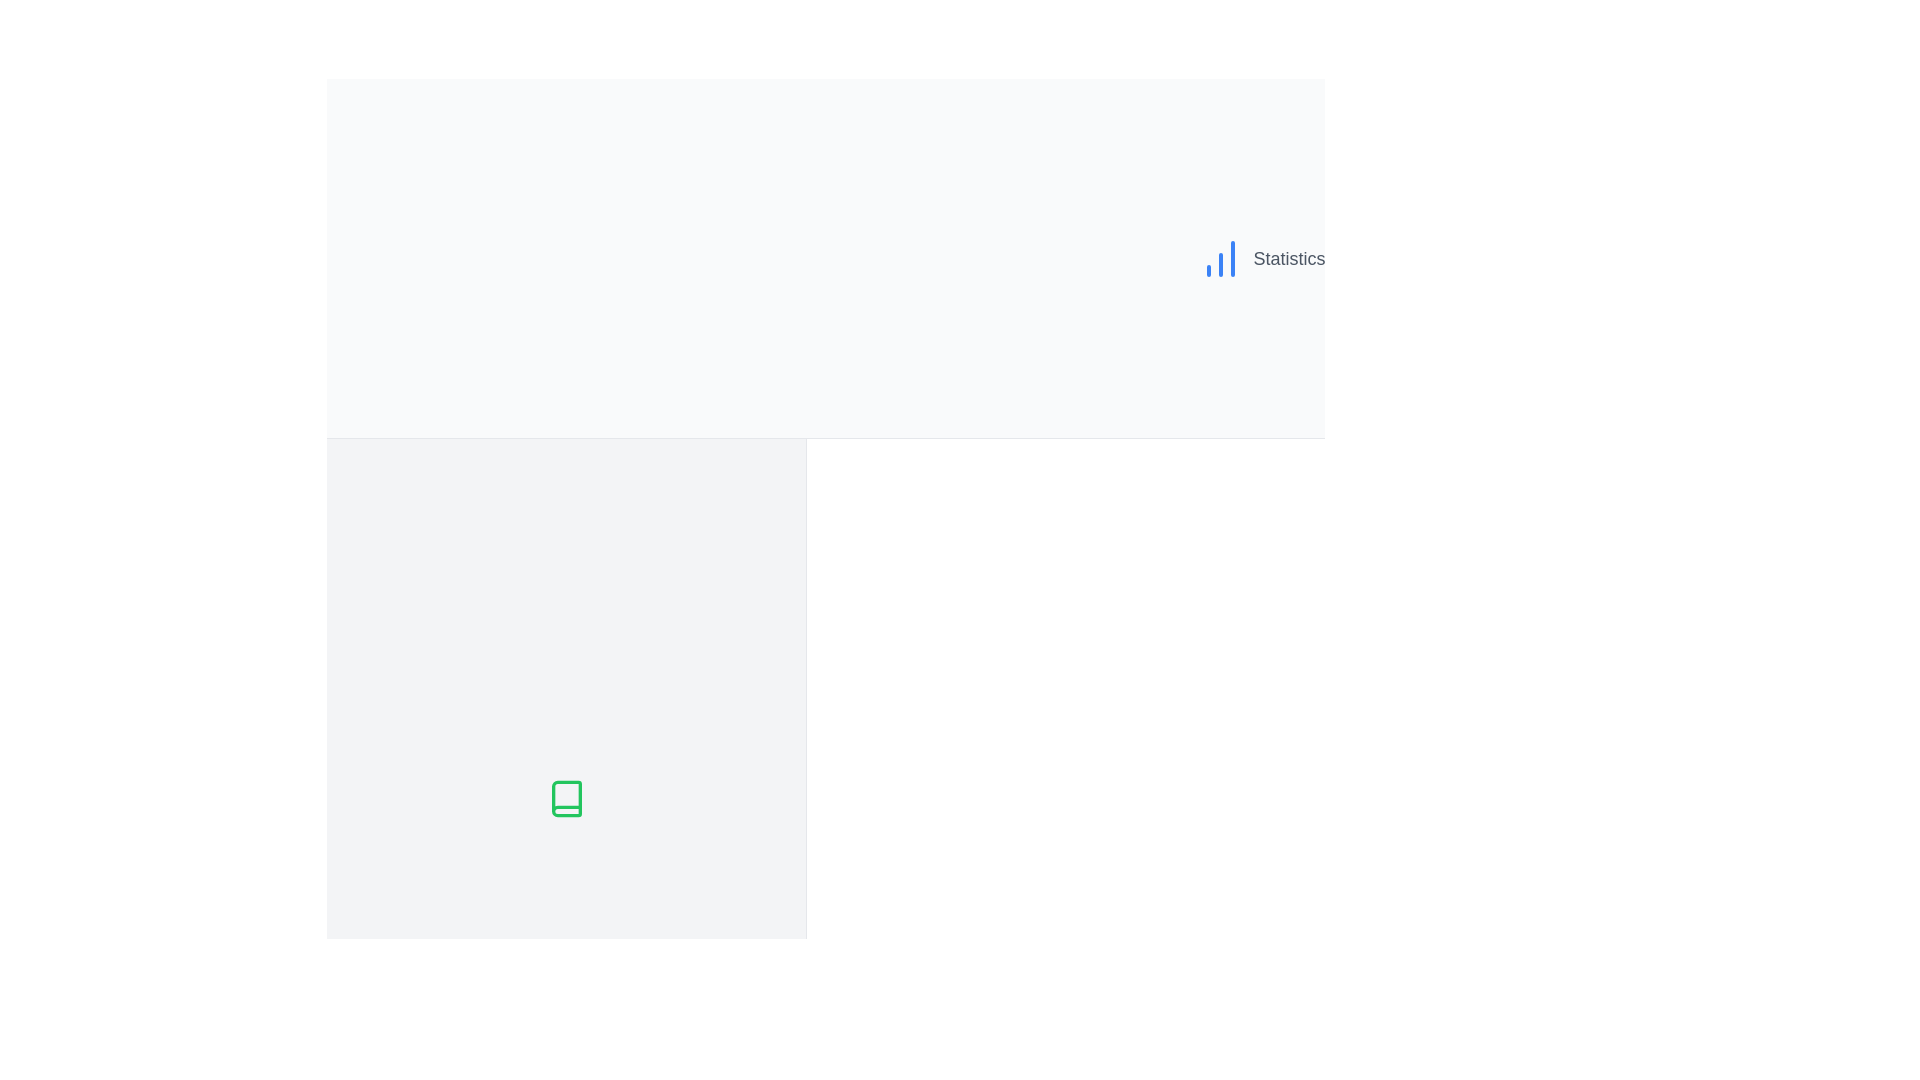 The height and width of the screenshot is (1080, 1920). Describe the element at coordinates (1220, 257) in the screenshot. I see `the SVG Icon representing statistical data located in the 'Statistics Panel' section, positioned to the left of the 'Statistics Panel' text` at that location.